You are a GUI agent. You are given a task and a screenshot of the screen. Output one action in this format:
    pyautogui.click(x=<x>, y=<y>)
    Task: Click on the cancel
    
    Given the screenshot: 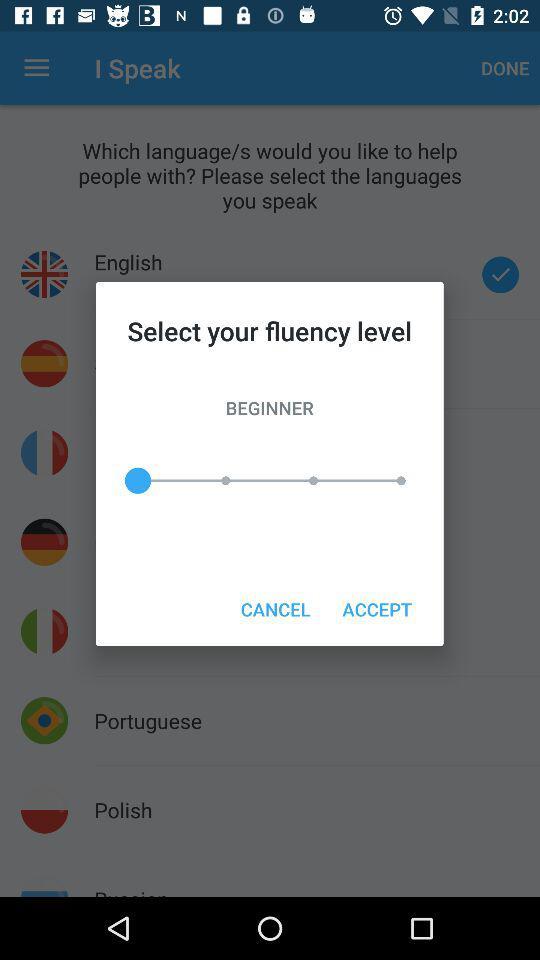 What is the action you would take?
    pyautogui.click(x=274, y=608)
    